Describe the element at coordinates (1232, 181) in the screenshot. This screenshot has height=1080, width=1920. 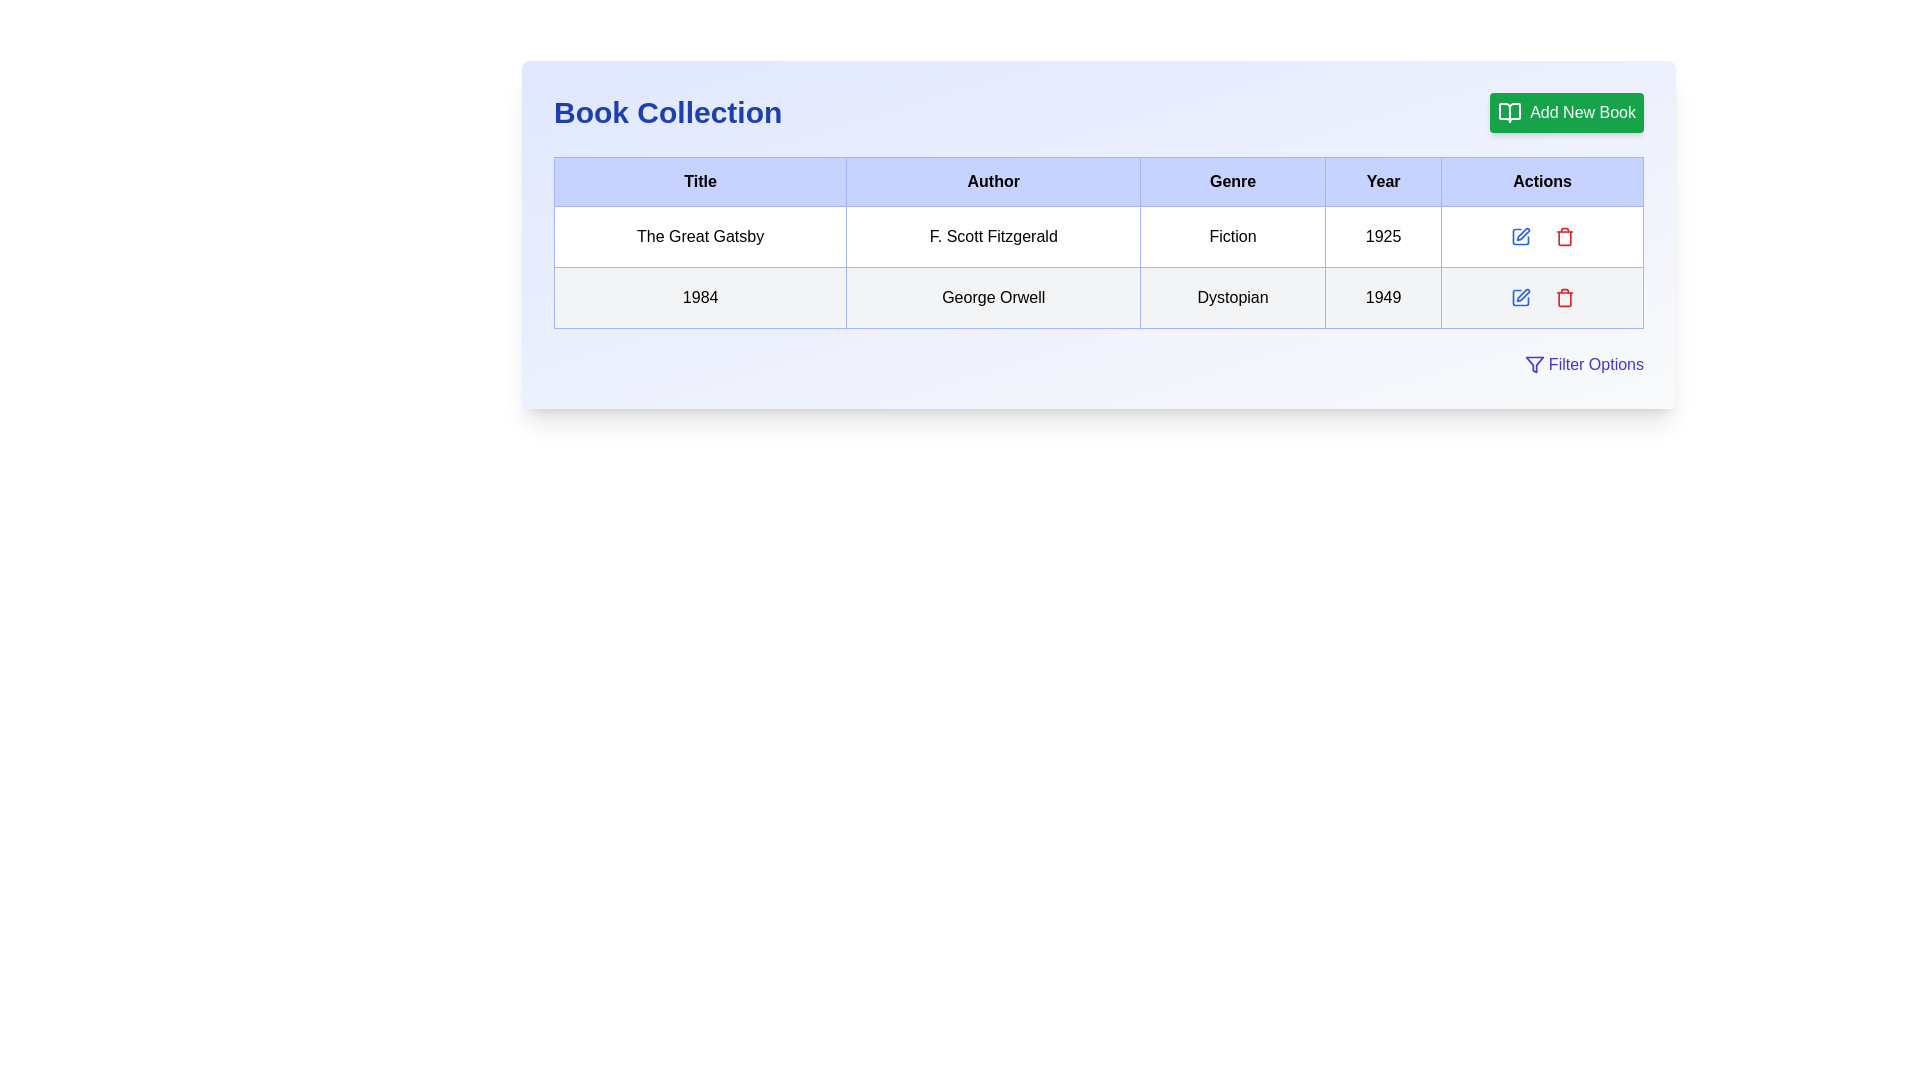
I see `the 'Genre' text label, which is a bold black text on a blue background, located in the third column header of a table between 'Author' and 'Year'` at that location.